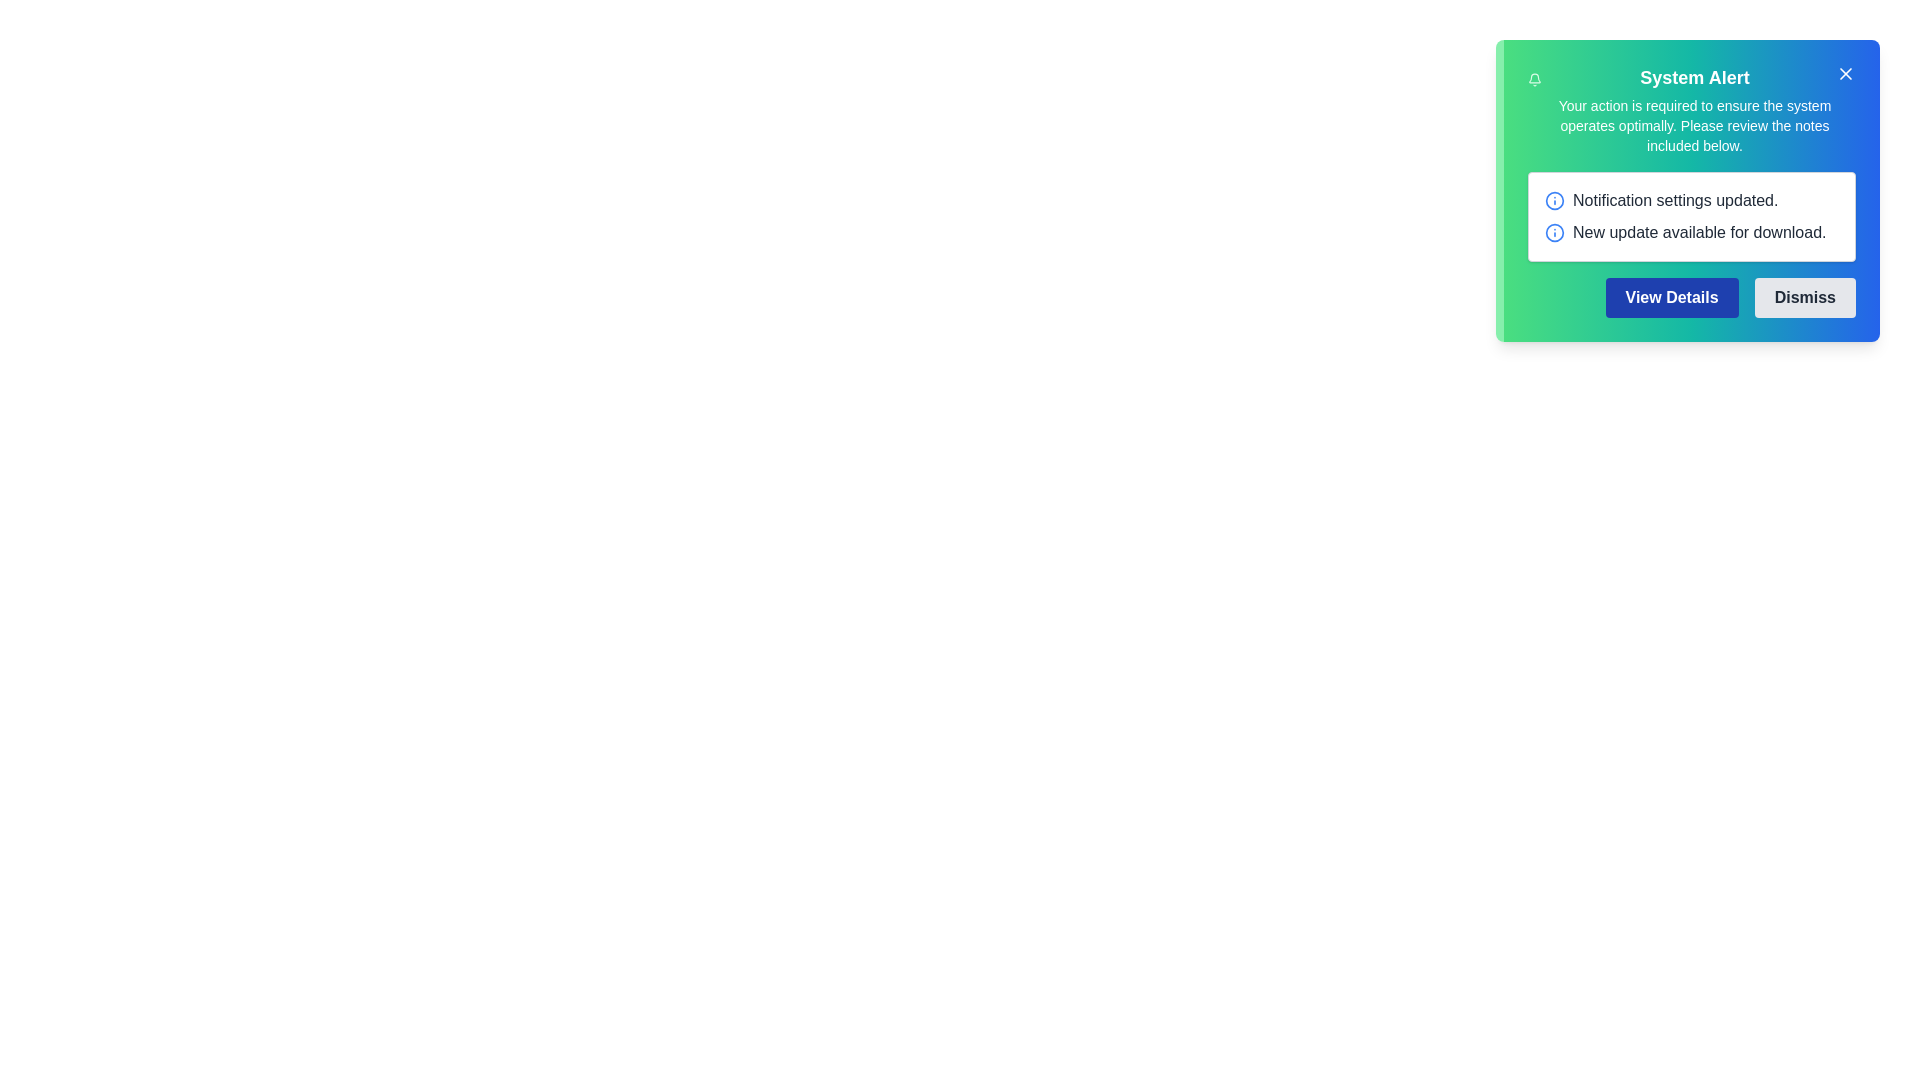  What do you see at coordinates (1690, 216) in the screenshot?
I see `the notification list to inspect updates` at bounding box center [1690, 216].